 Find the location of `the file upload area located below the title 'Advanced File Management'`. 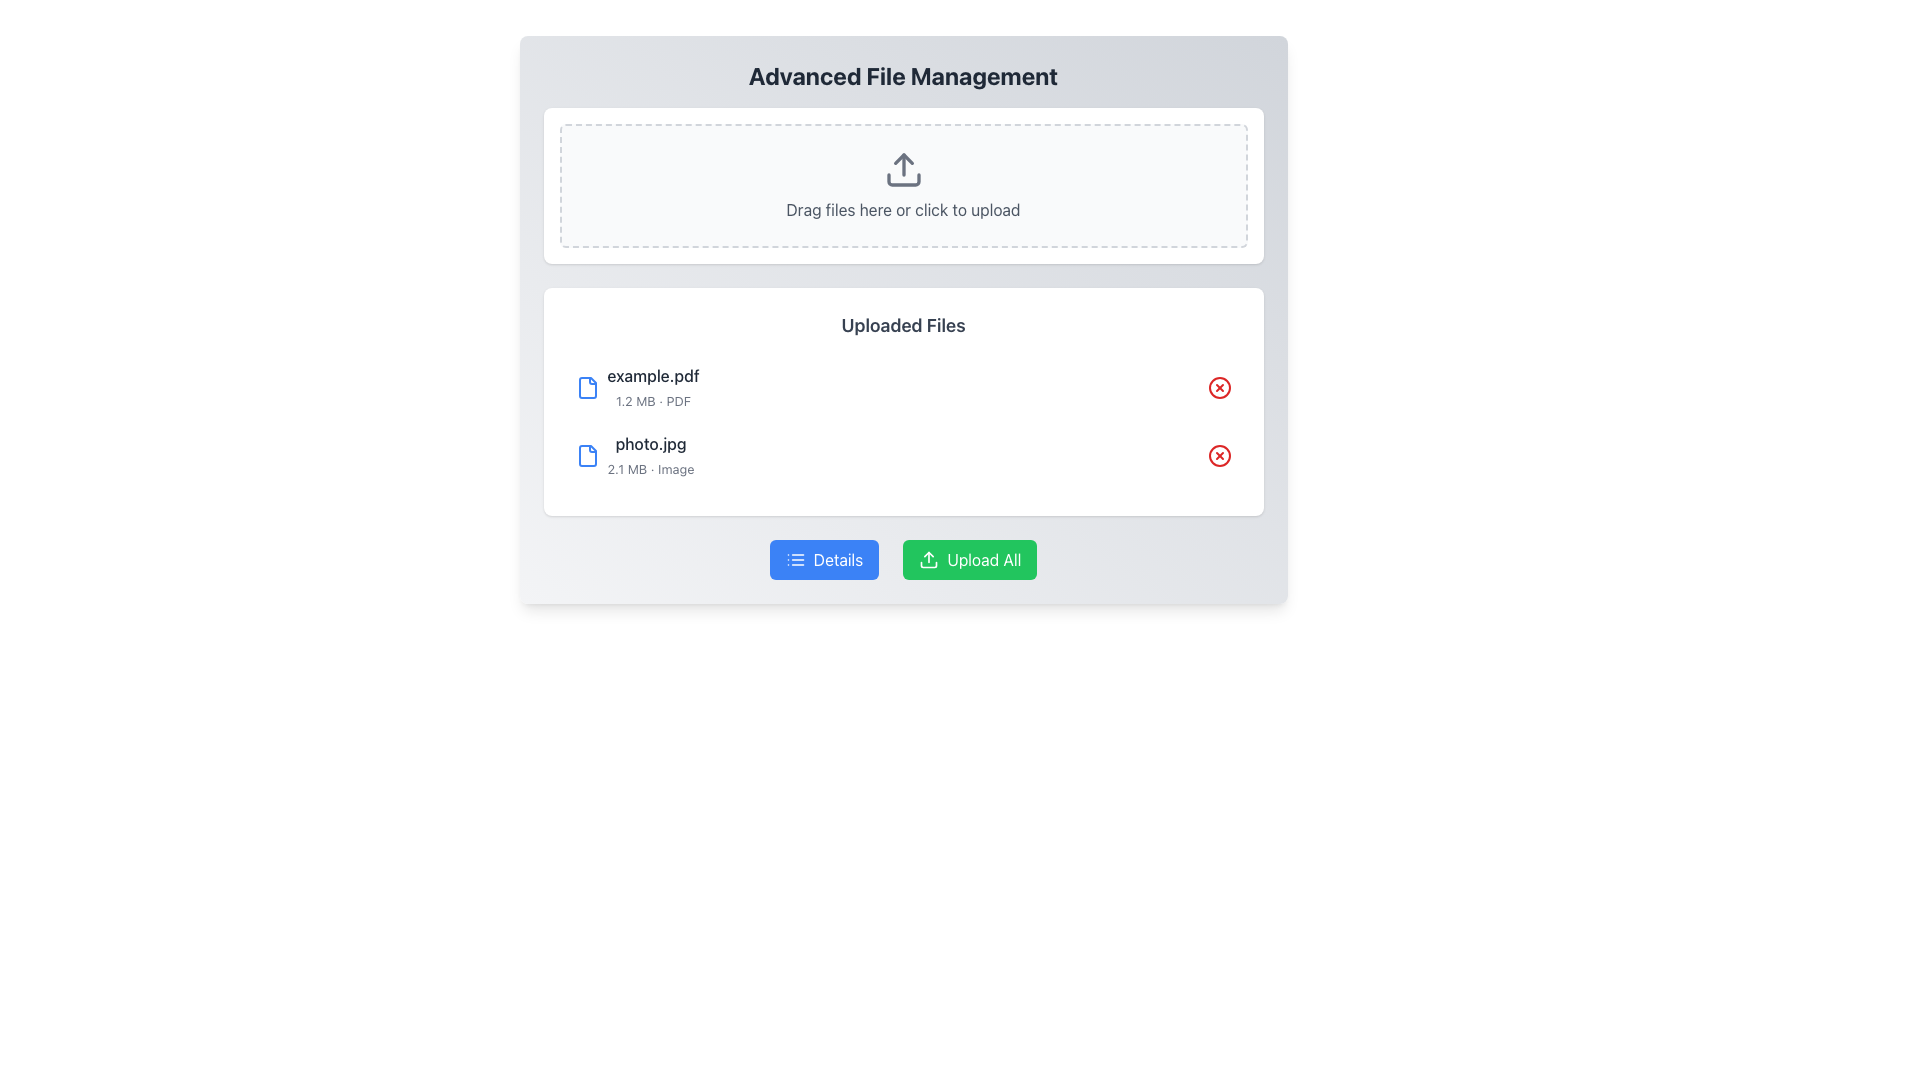

the file upload area located below the title 'Advanced File Management' is located at coordinates (902, 185).